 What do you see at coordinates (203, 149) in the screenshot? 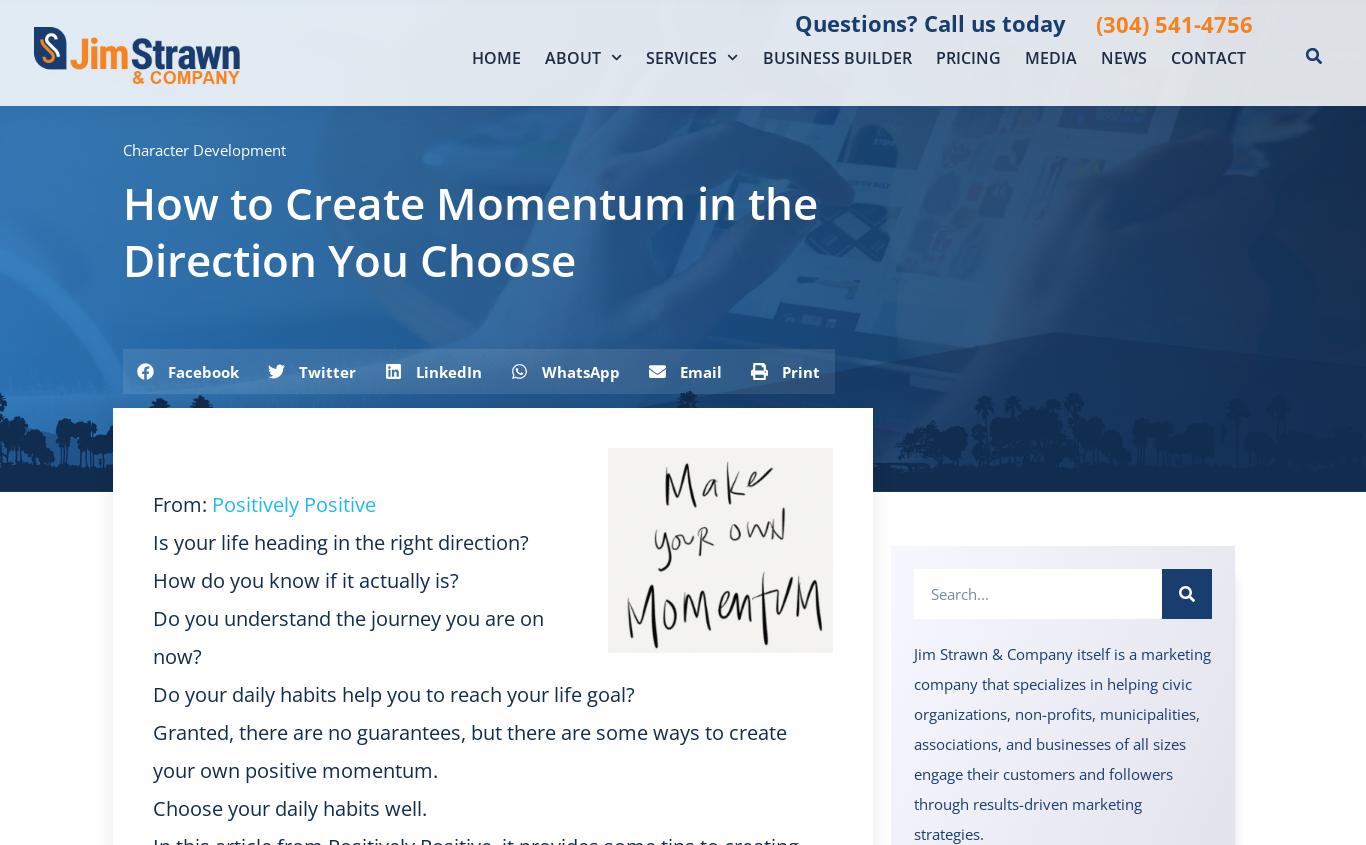
I see `'Character Development'` at bounding box center [203, 149].